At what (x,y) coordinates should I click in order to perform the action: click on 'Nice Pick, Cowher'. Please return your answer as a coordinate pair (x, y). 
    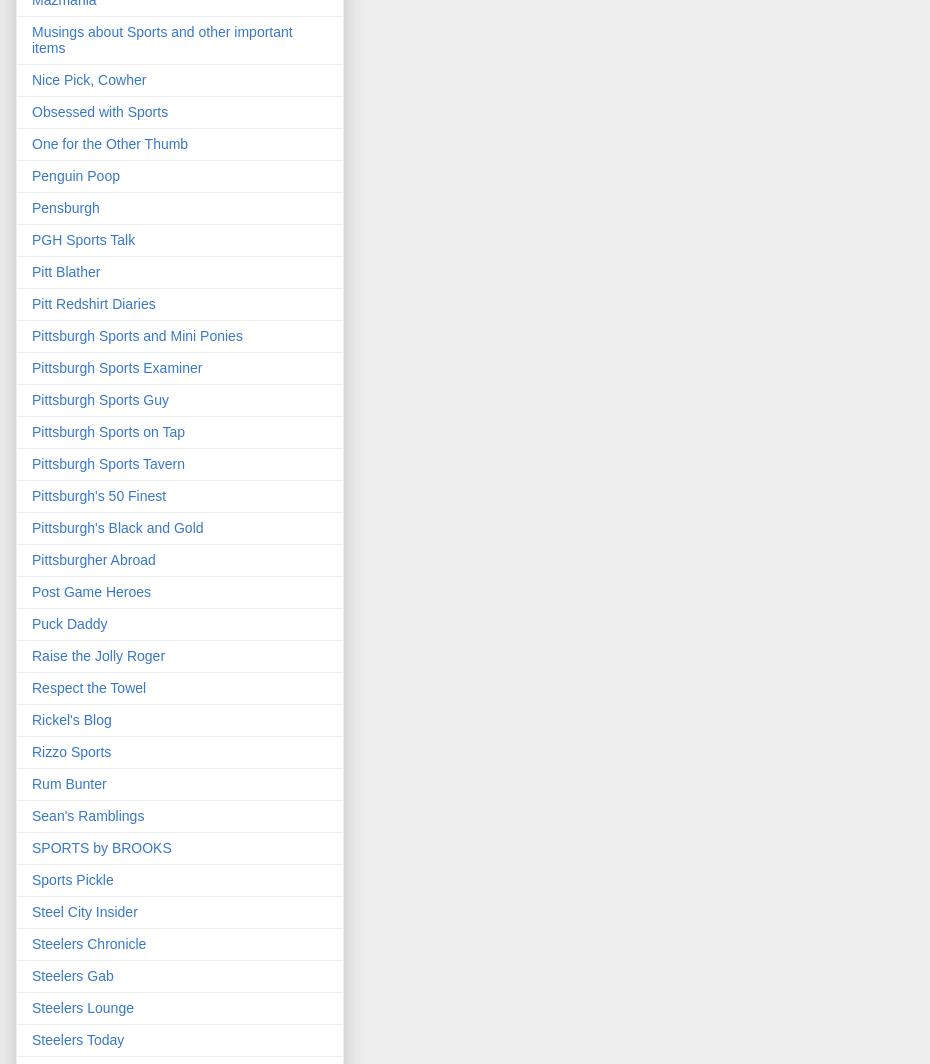
    Looking at the image, I should click on (89, 80).